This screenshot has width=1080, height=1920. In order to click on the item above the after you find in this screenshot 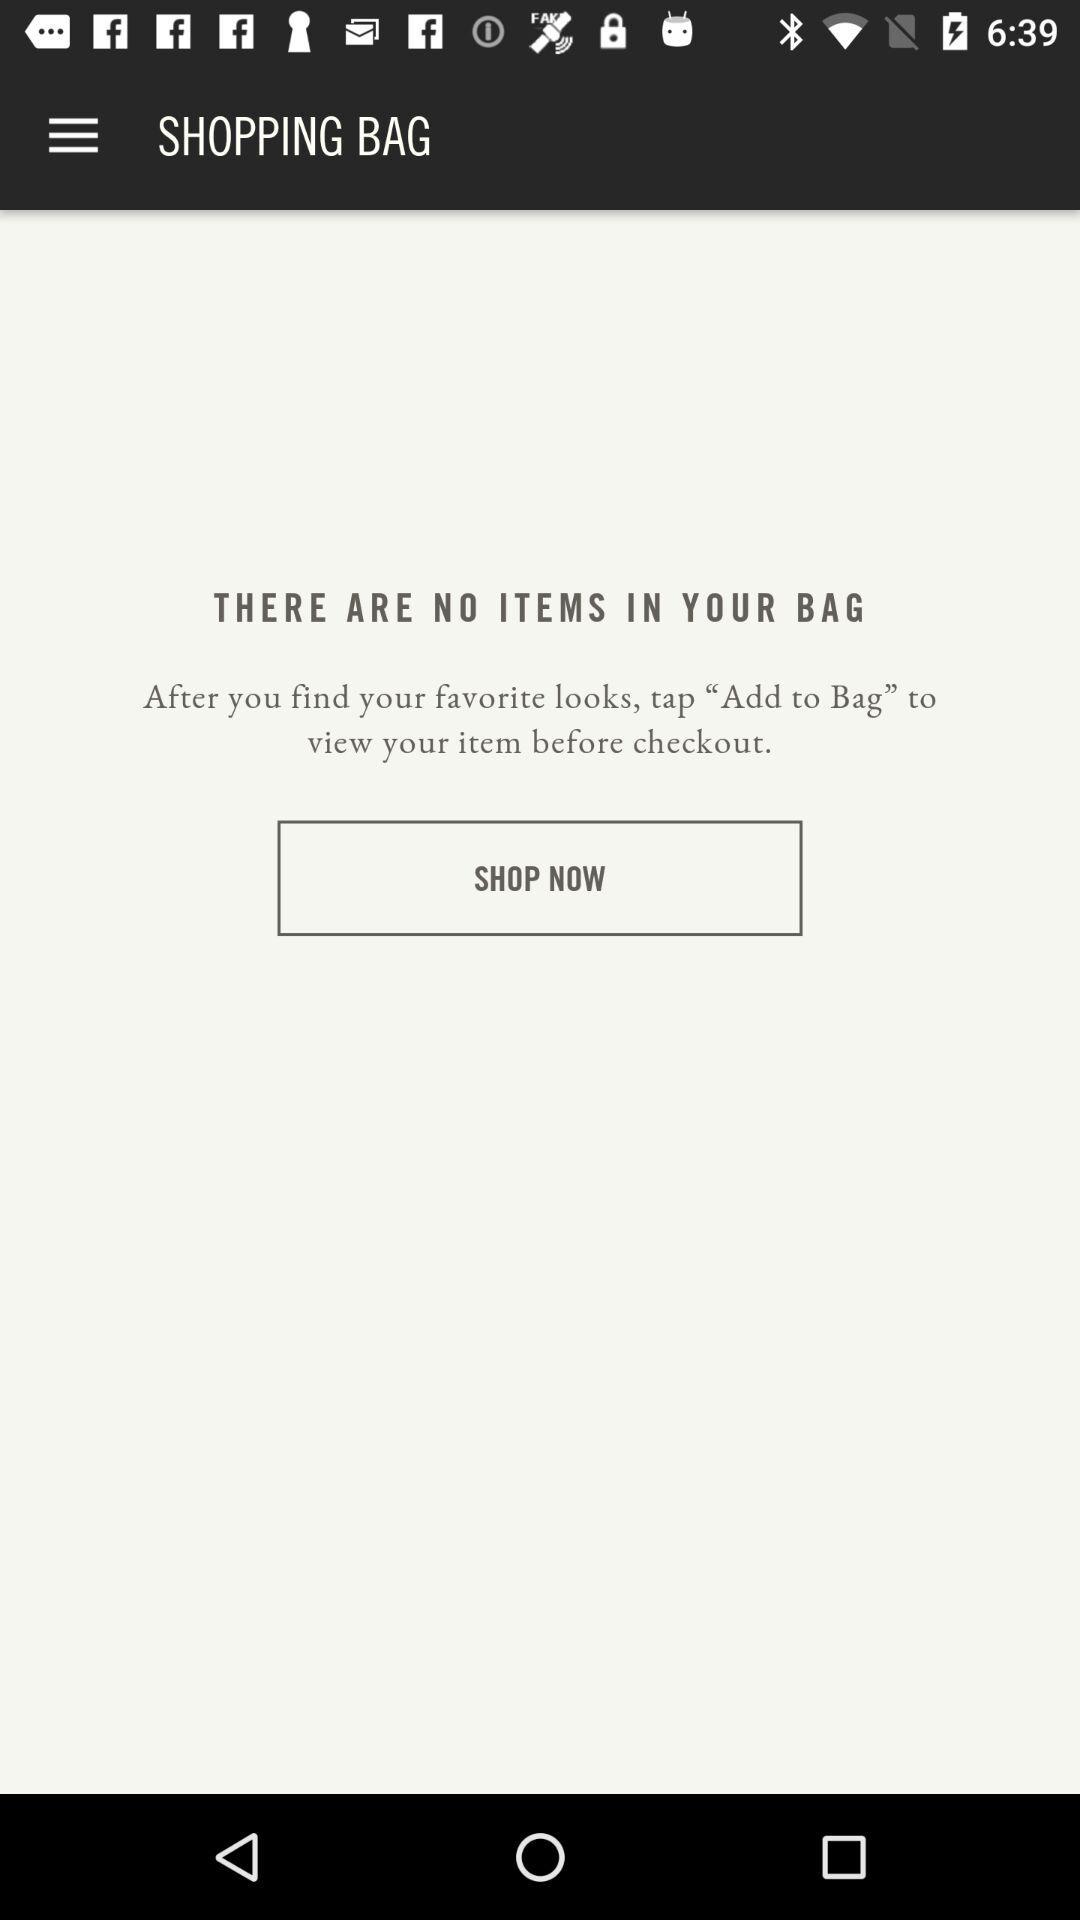, I will do `click(72, 135)`.